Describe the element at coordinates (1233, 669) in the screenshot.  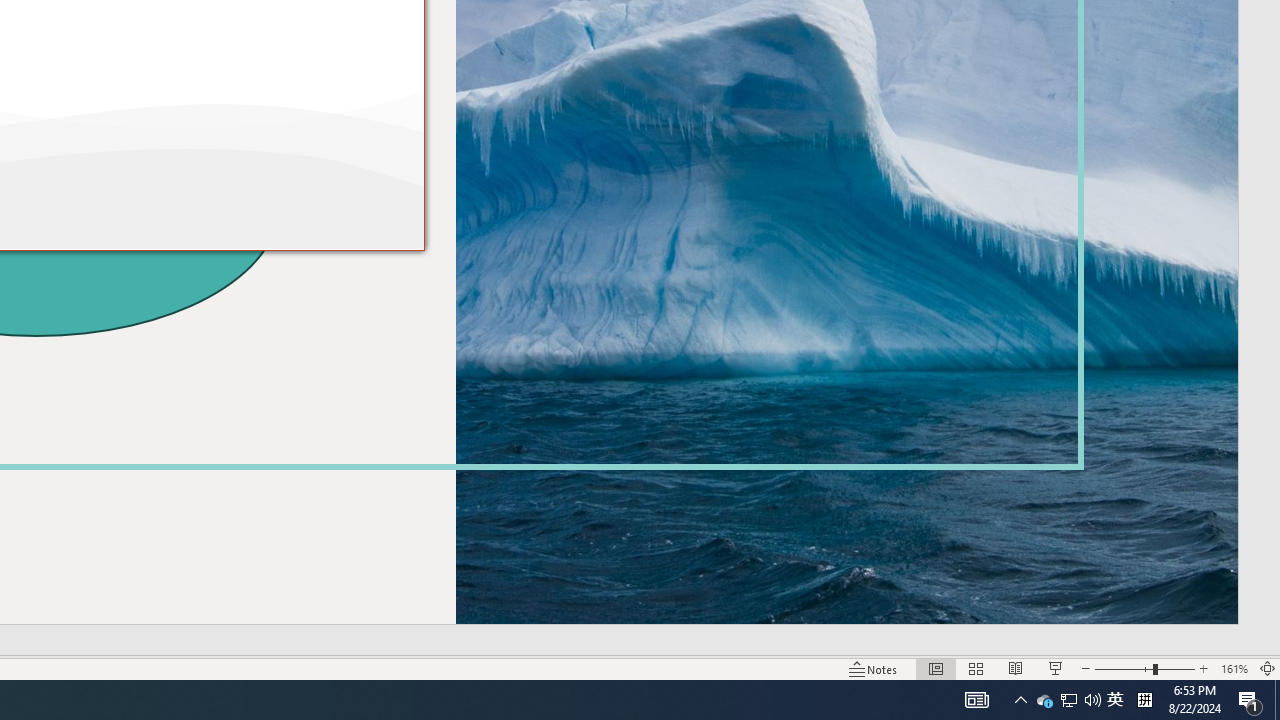
I see `'Zoom 161%'` at that location.